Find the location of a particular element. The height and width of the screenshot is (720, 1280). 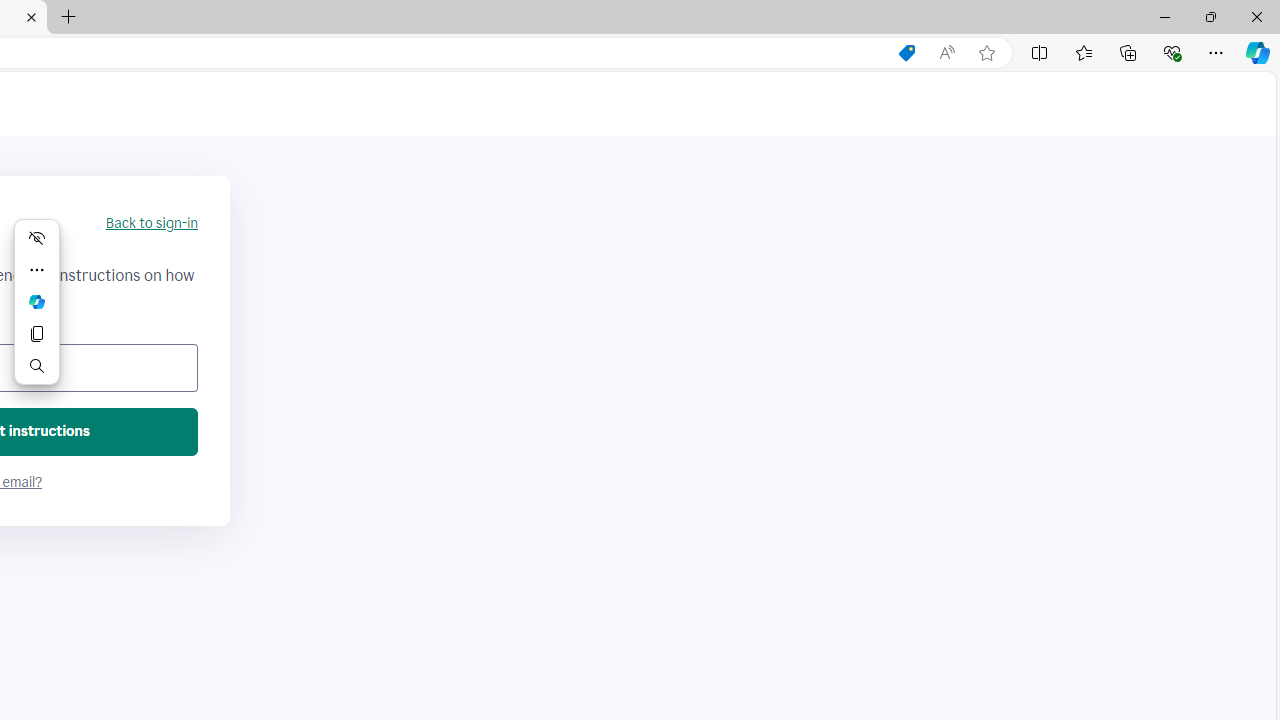

'Copy' is located at coordinates (37, 333).